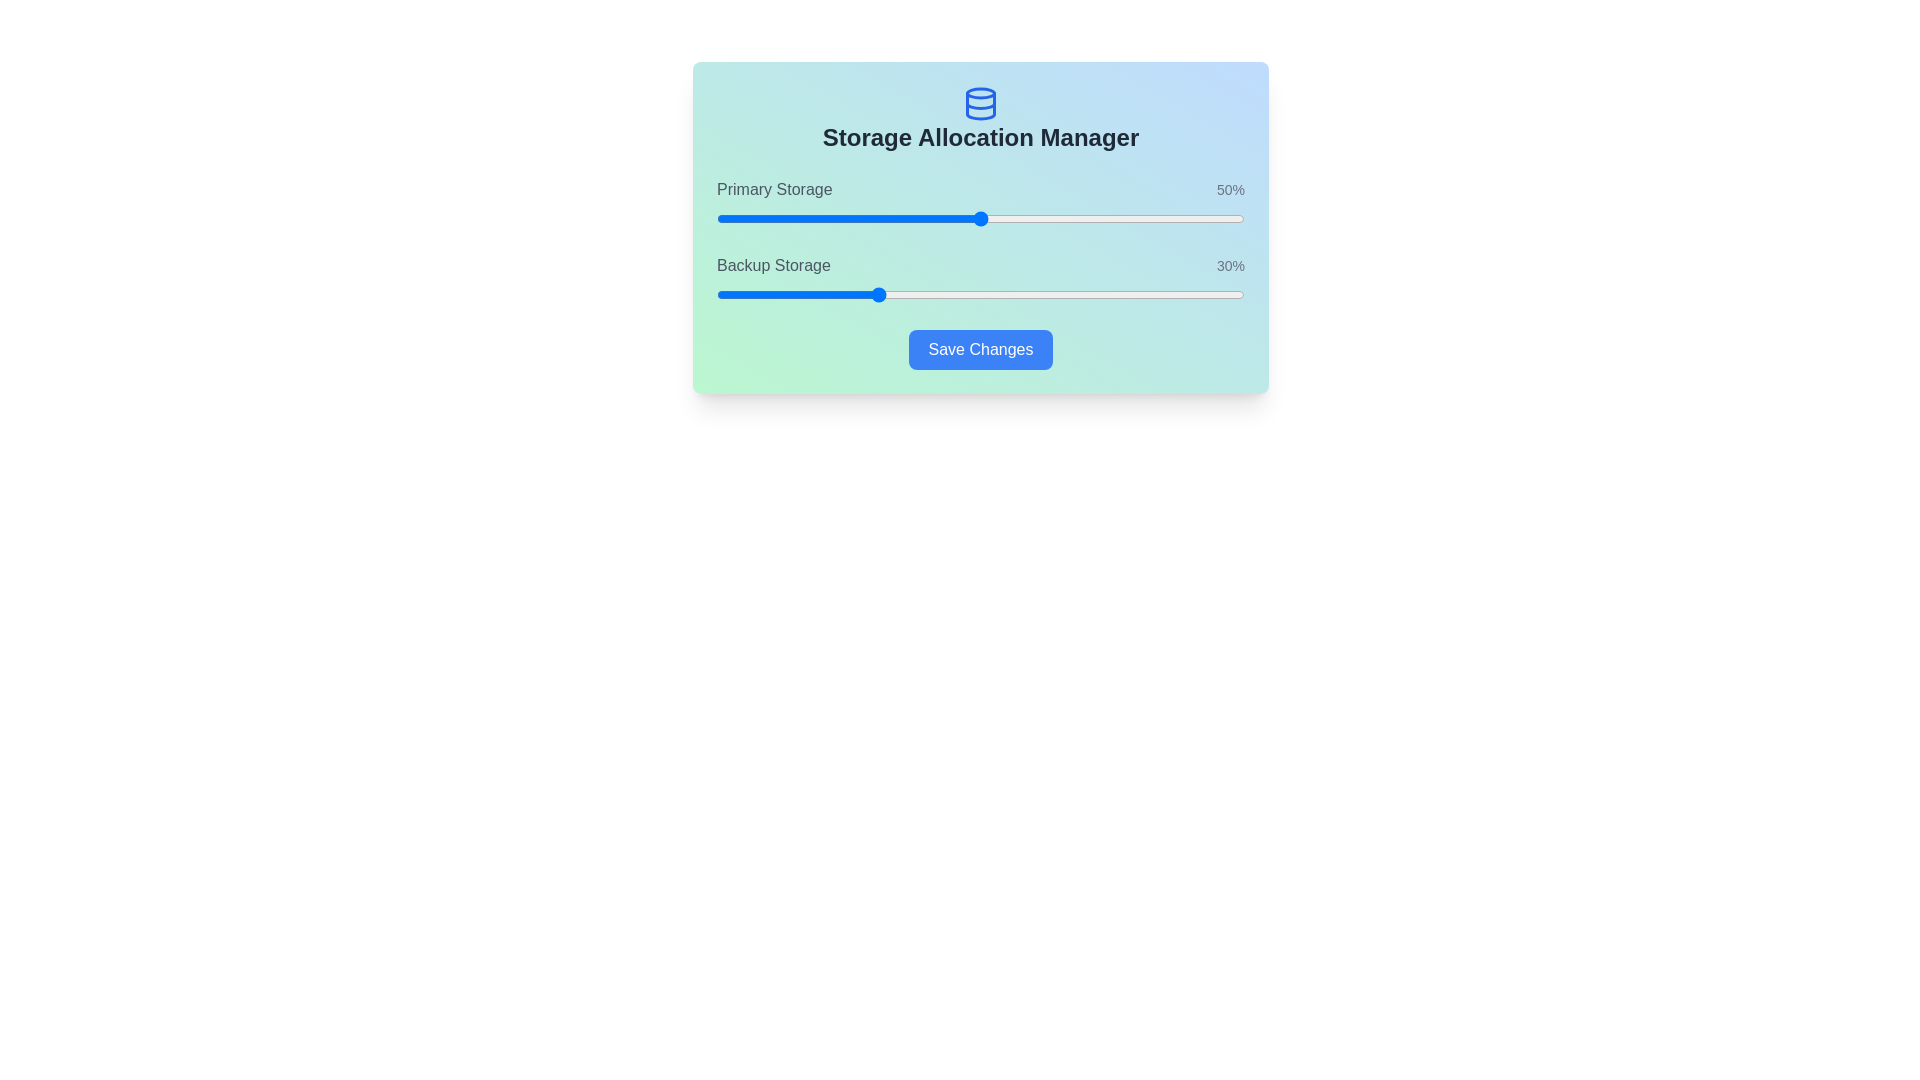 The image size is (1920, 1080). Describe the element at coordinates (948, 219) in the screenshot. I see `the Primary Storage slider to set its value to 44` at that location.